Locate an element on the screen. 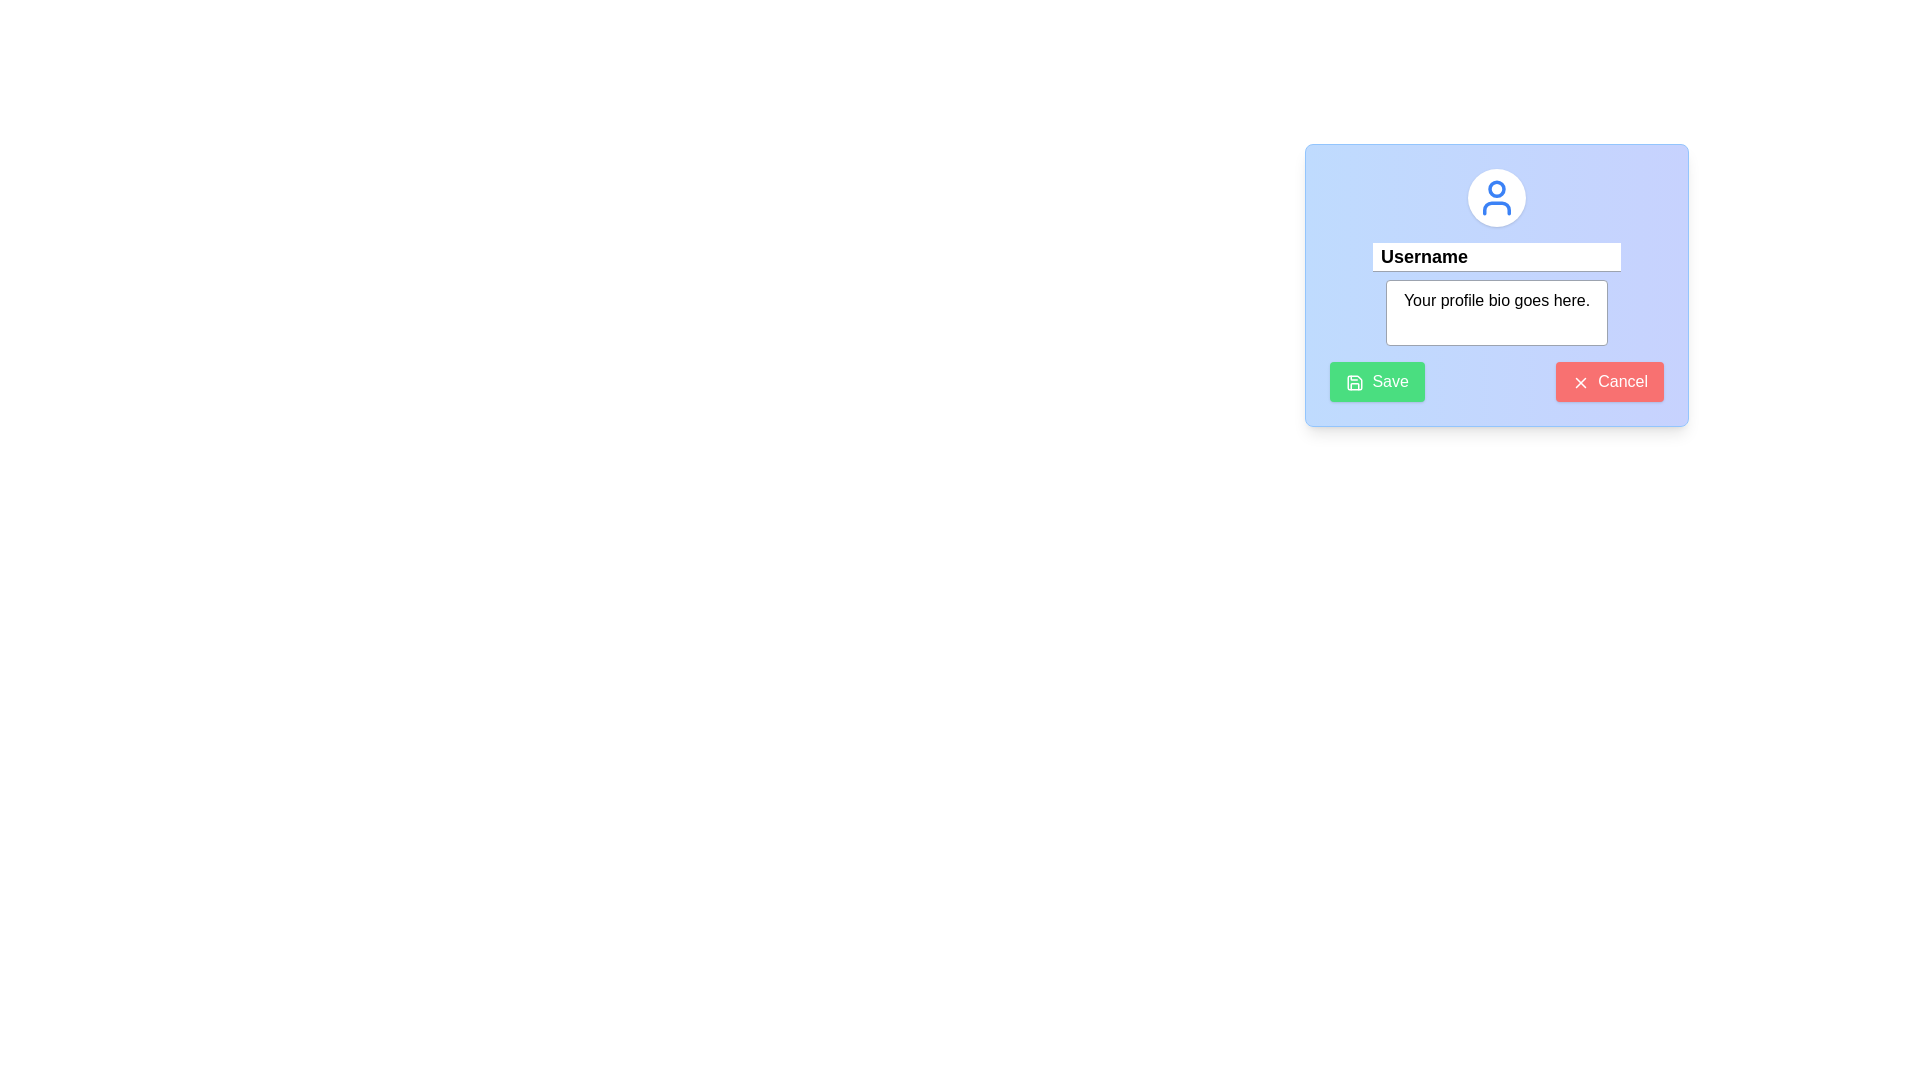 This screenshot has width=1920, height=1080. the stylized save icon located within the green 'Save' button at the lower-left corner of the modal window is located at coordinates (1354, 381).